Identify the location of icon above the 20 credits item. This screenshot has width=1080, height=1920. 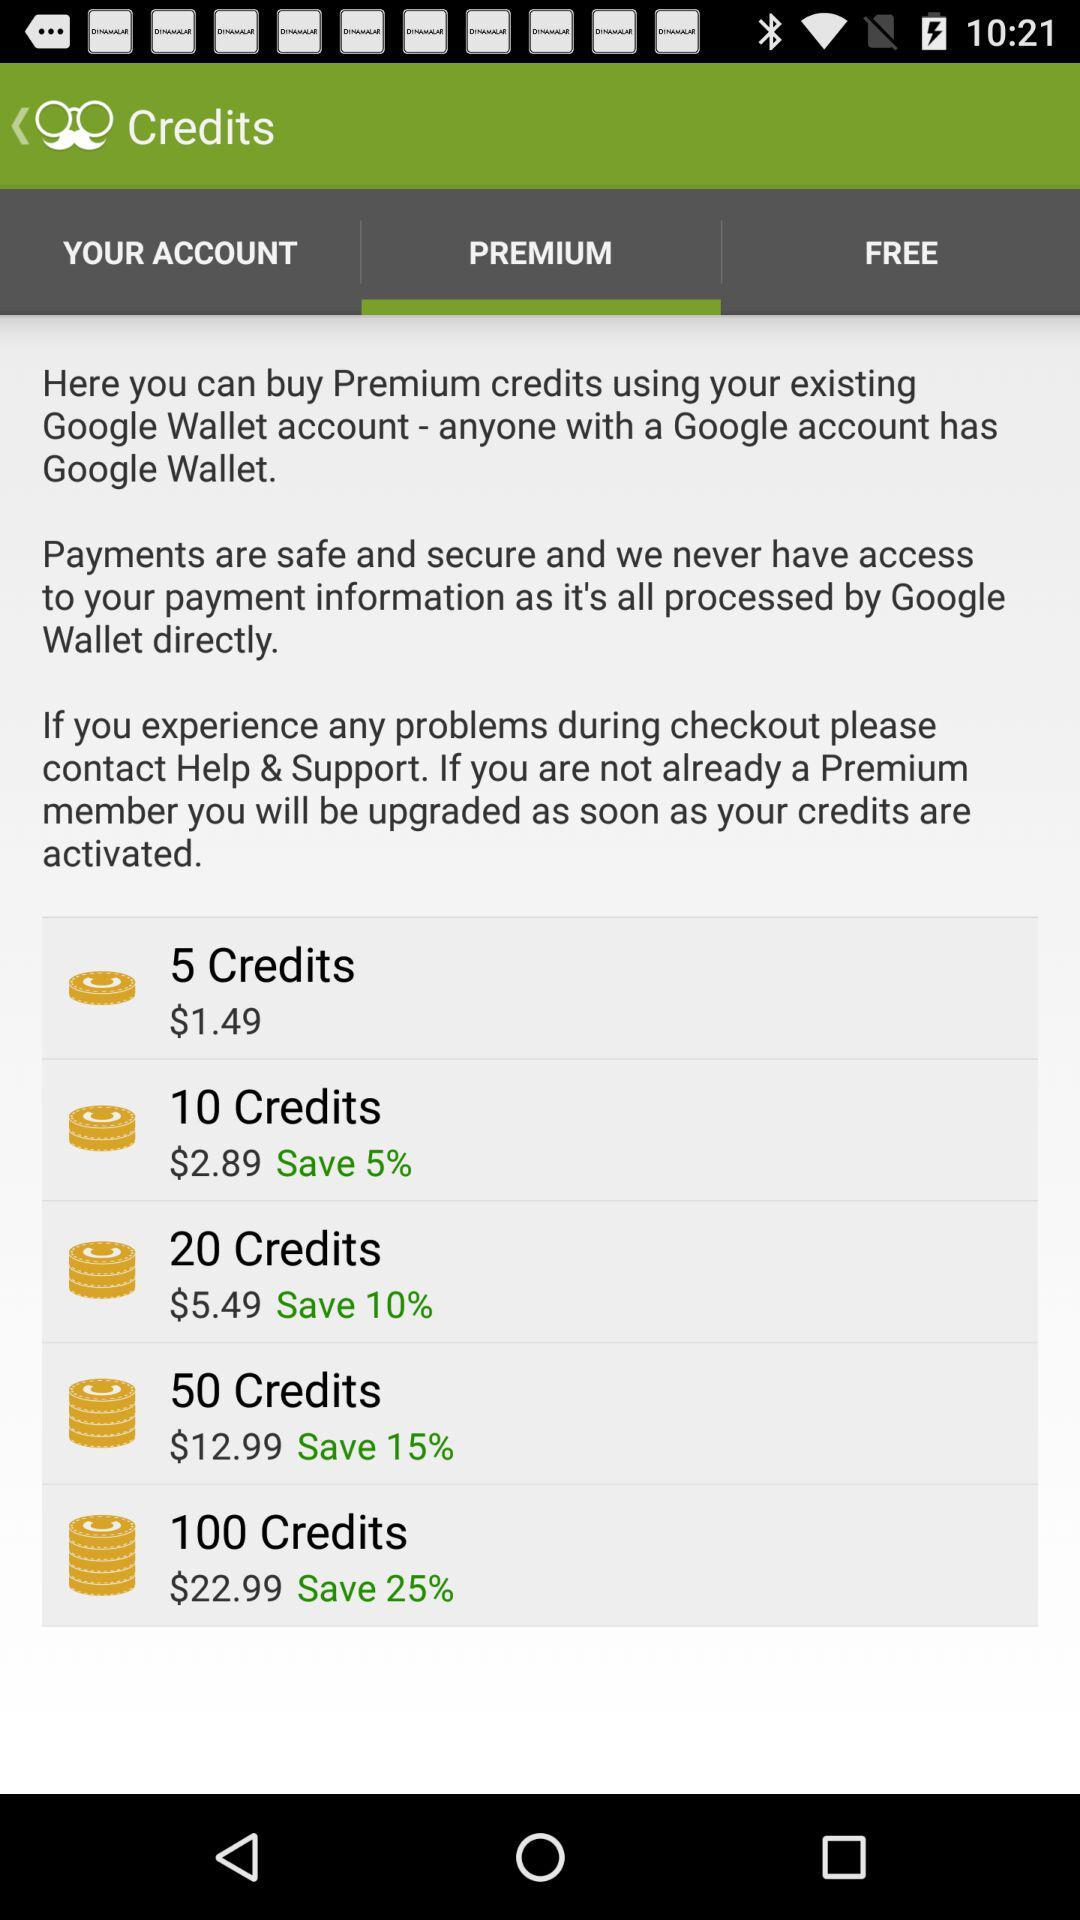
(215, 1161).